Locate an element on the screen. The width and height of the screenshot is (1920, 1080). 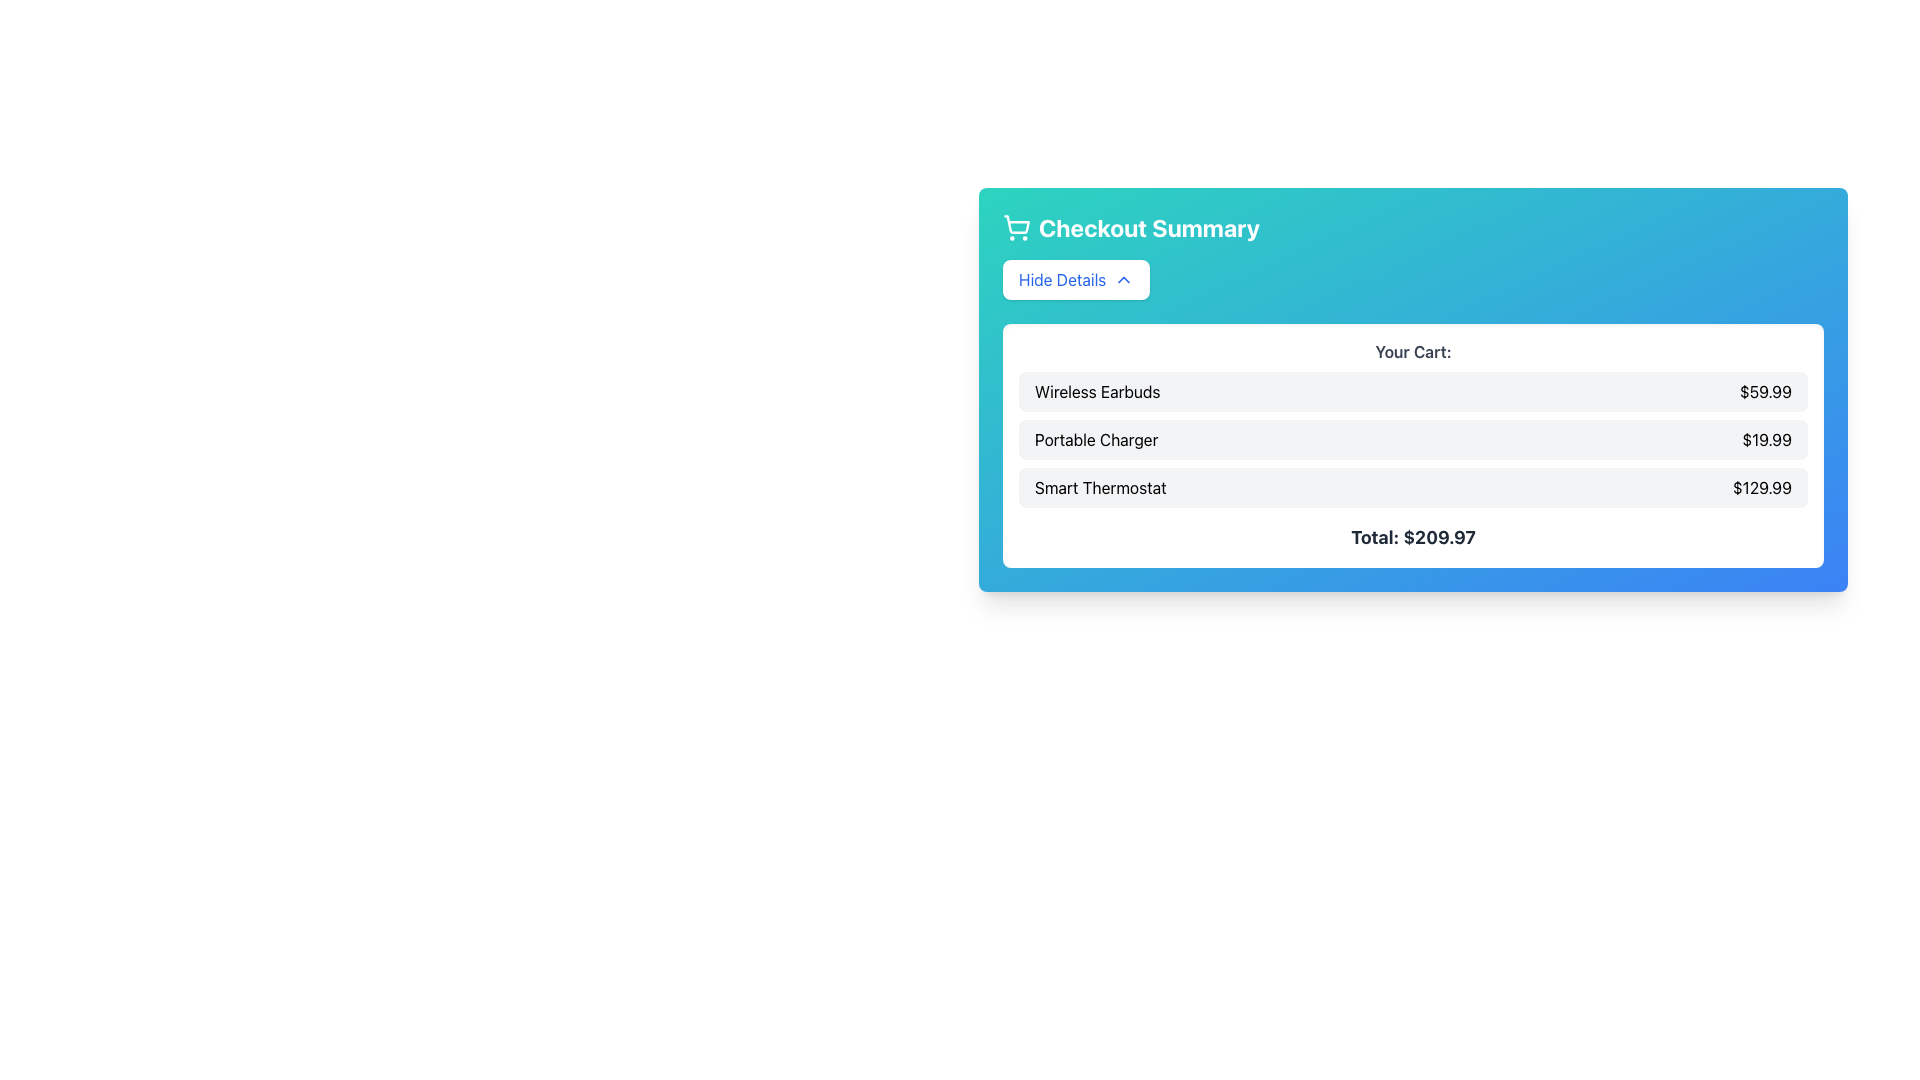
text label 'Portable Charger' located in the 'Checkout Summary' section, which is left-aligned with a price tag '$19.99' to its right is located at coordinates (1095, 438).